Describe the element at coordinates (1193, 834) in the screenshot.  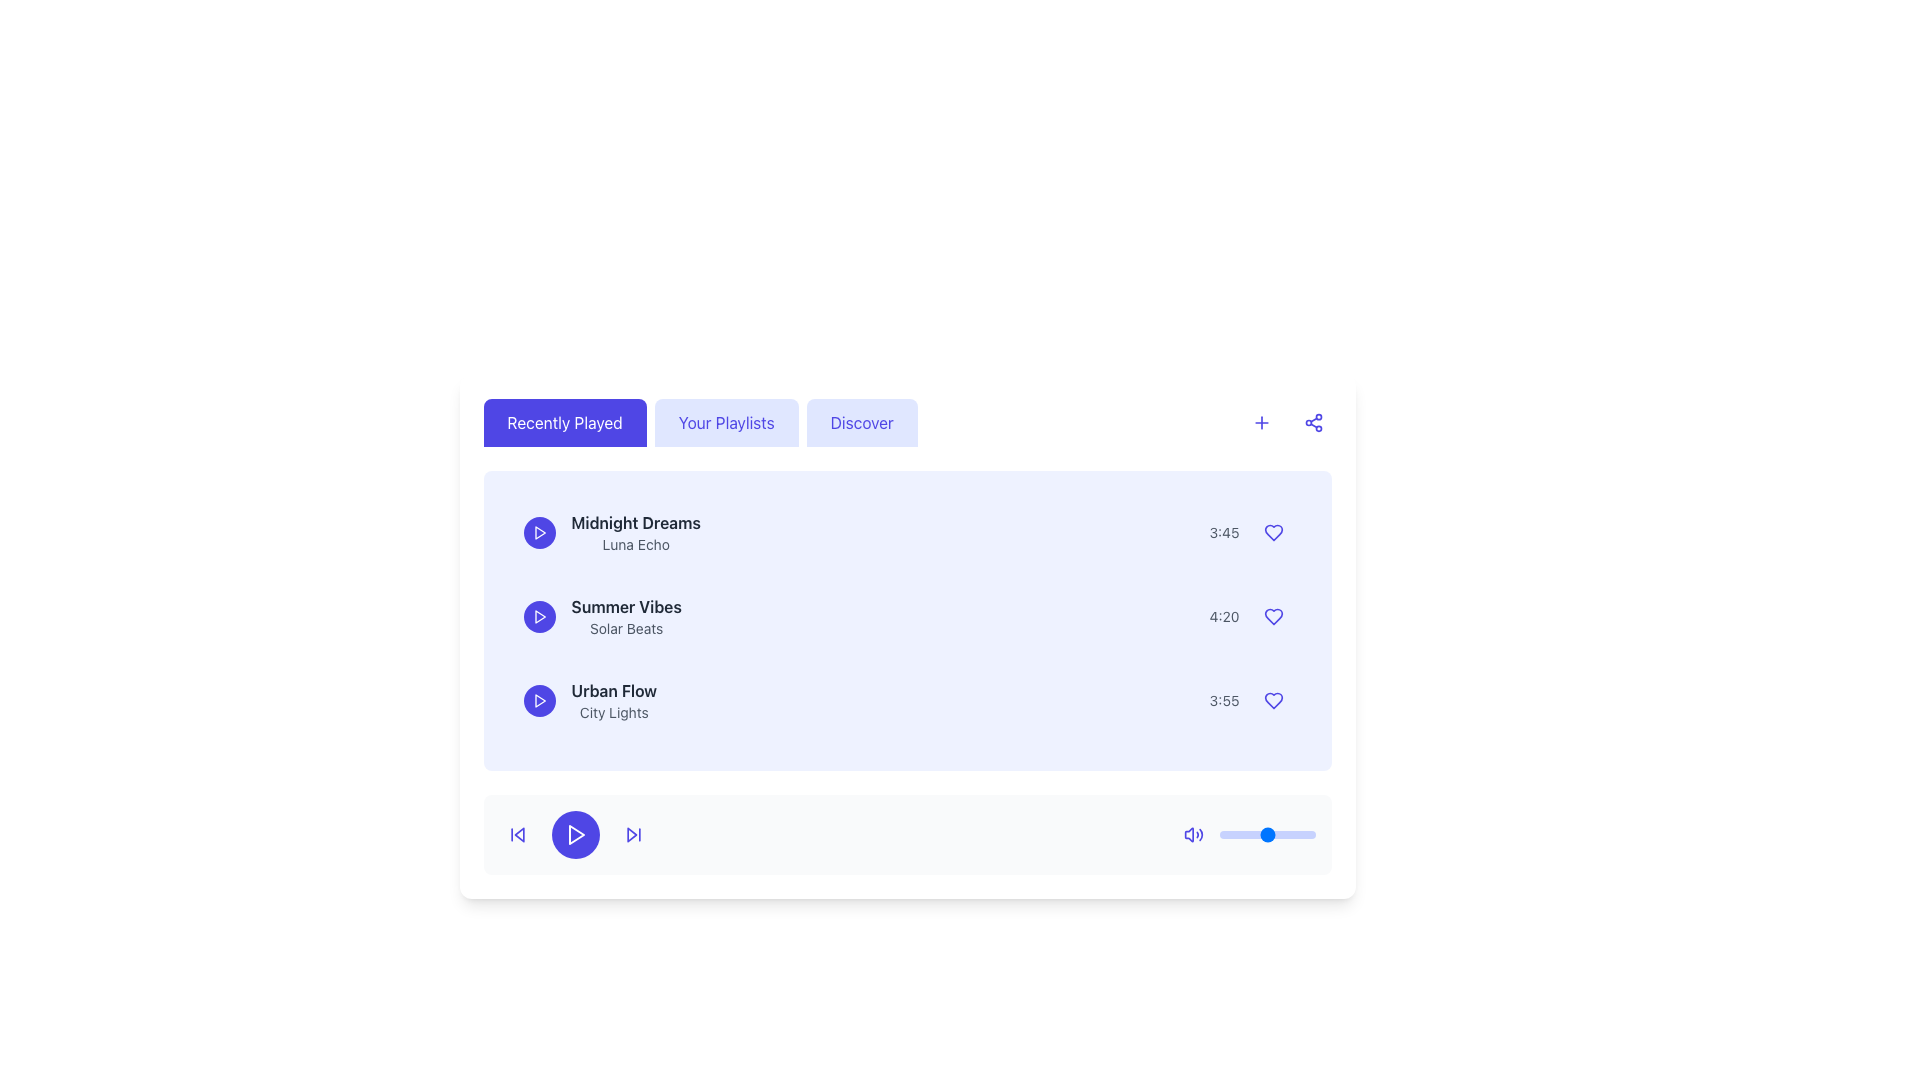
I see `the volume control icon located at the leftmost side of the controls in the bottom-right section of the interface` at that location.